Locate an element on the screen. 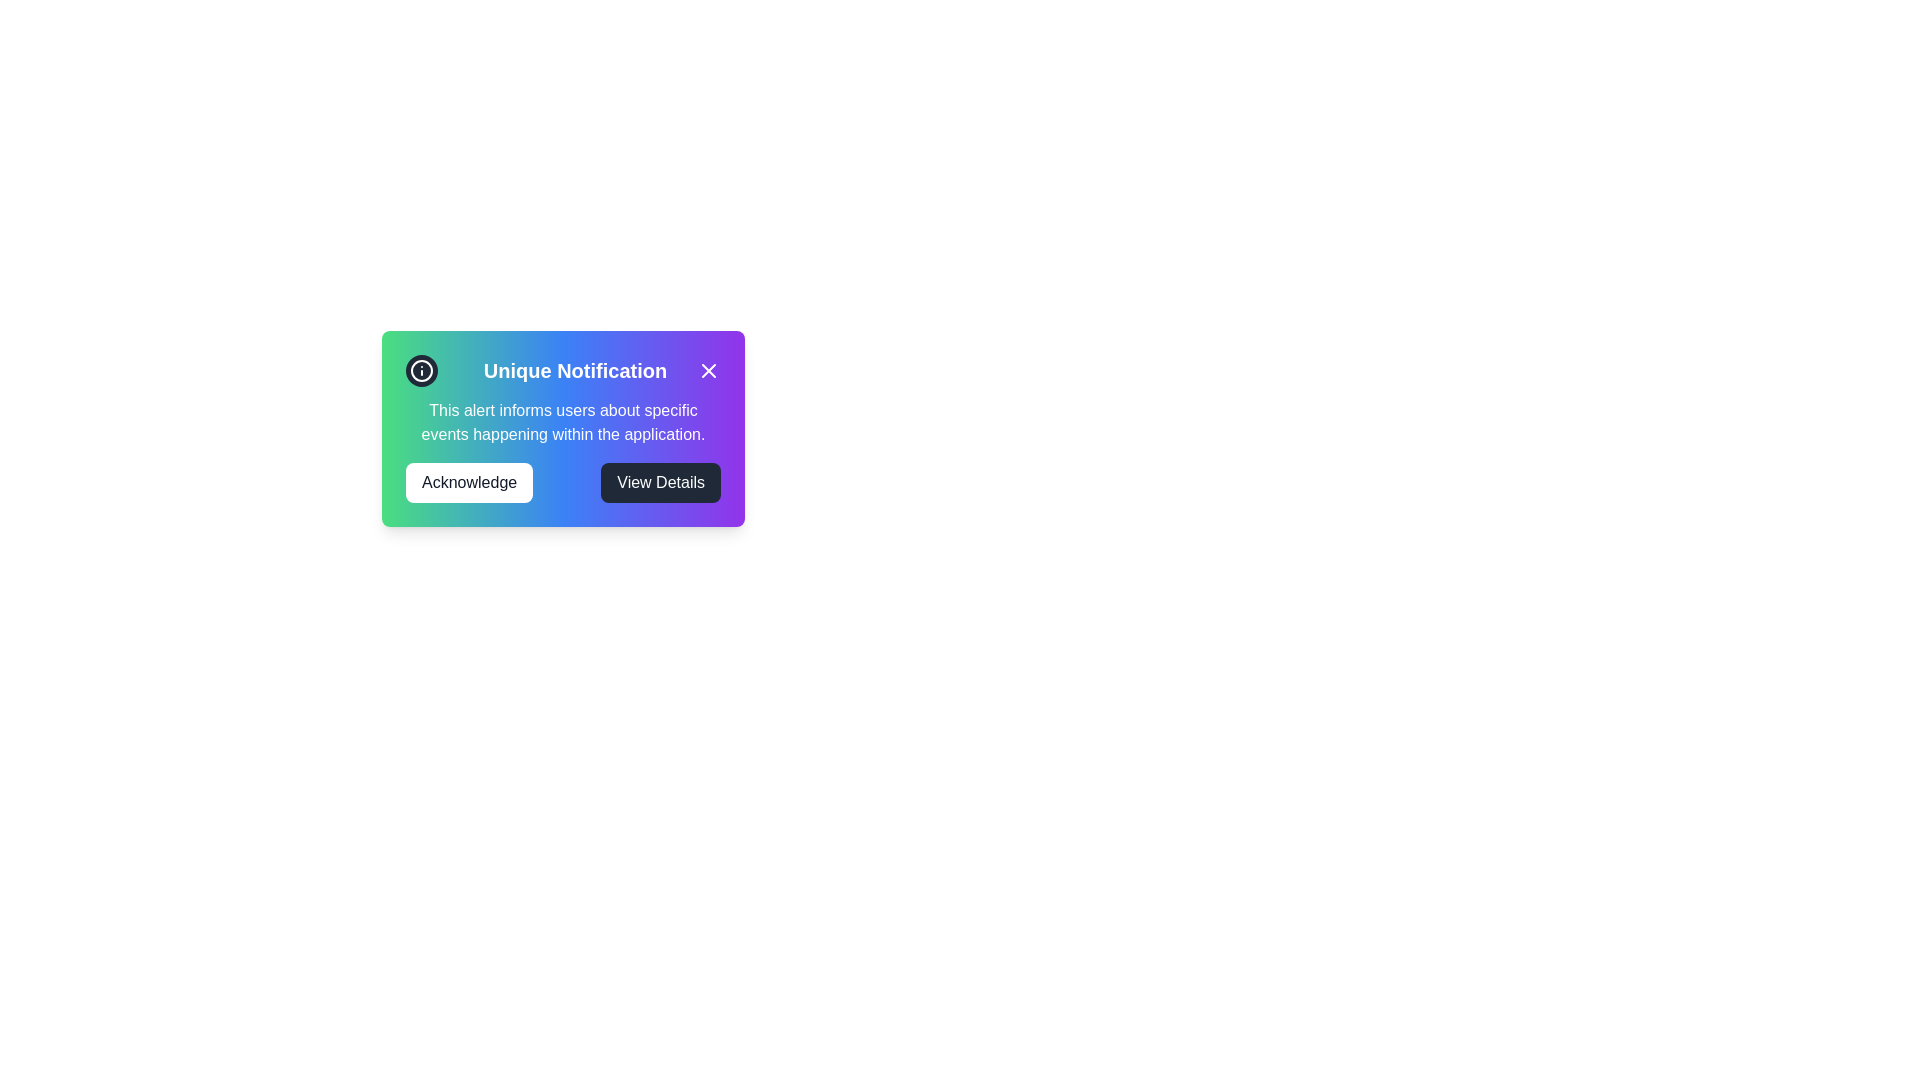 This screenshot has height=1080, width=1920. the close button to close the notification is located at coordinates (709, 370).